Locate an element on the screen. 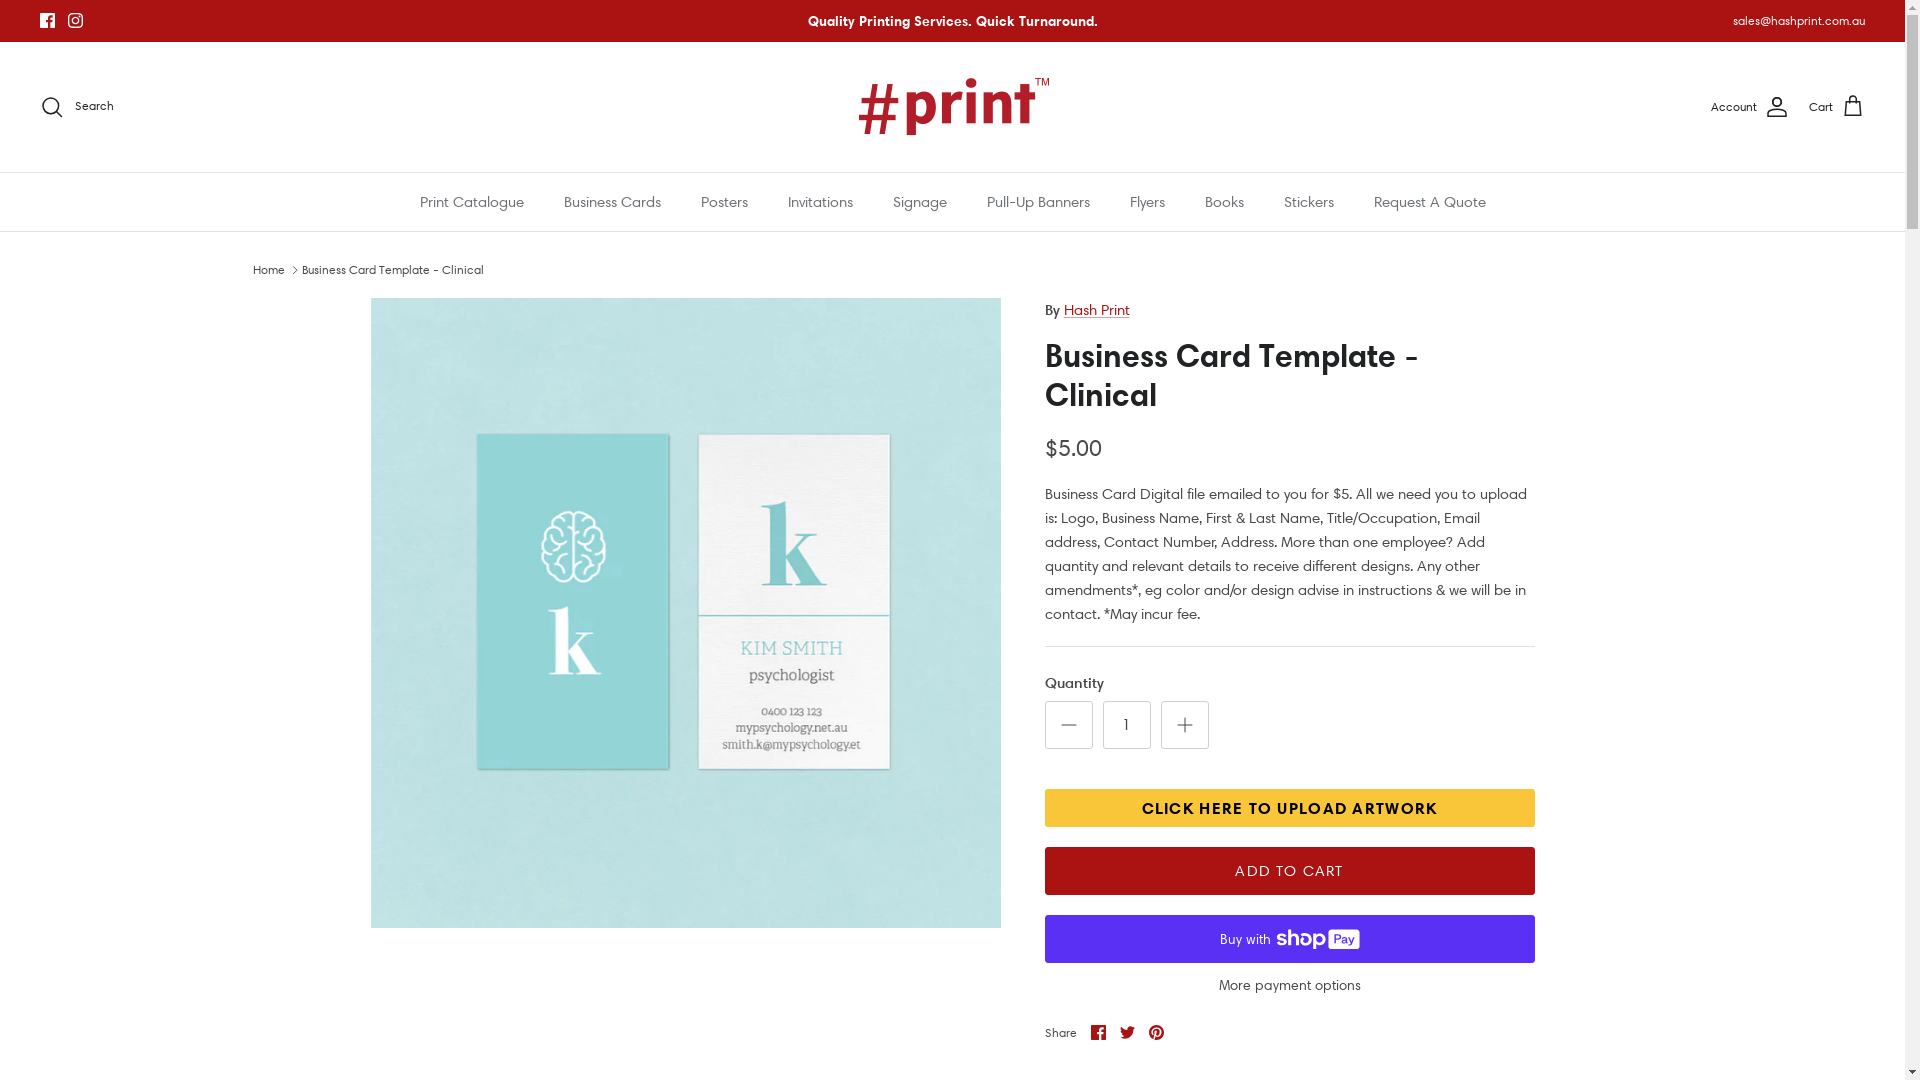  'Request A Quote' is located at coordinates (1429, 202).